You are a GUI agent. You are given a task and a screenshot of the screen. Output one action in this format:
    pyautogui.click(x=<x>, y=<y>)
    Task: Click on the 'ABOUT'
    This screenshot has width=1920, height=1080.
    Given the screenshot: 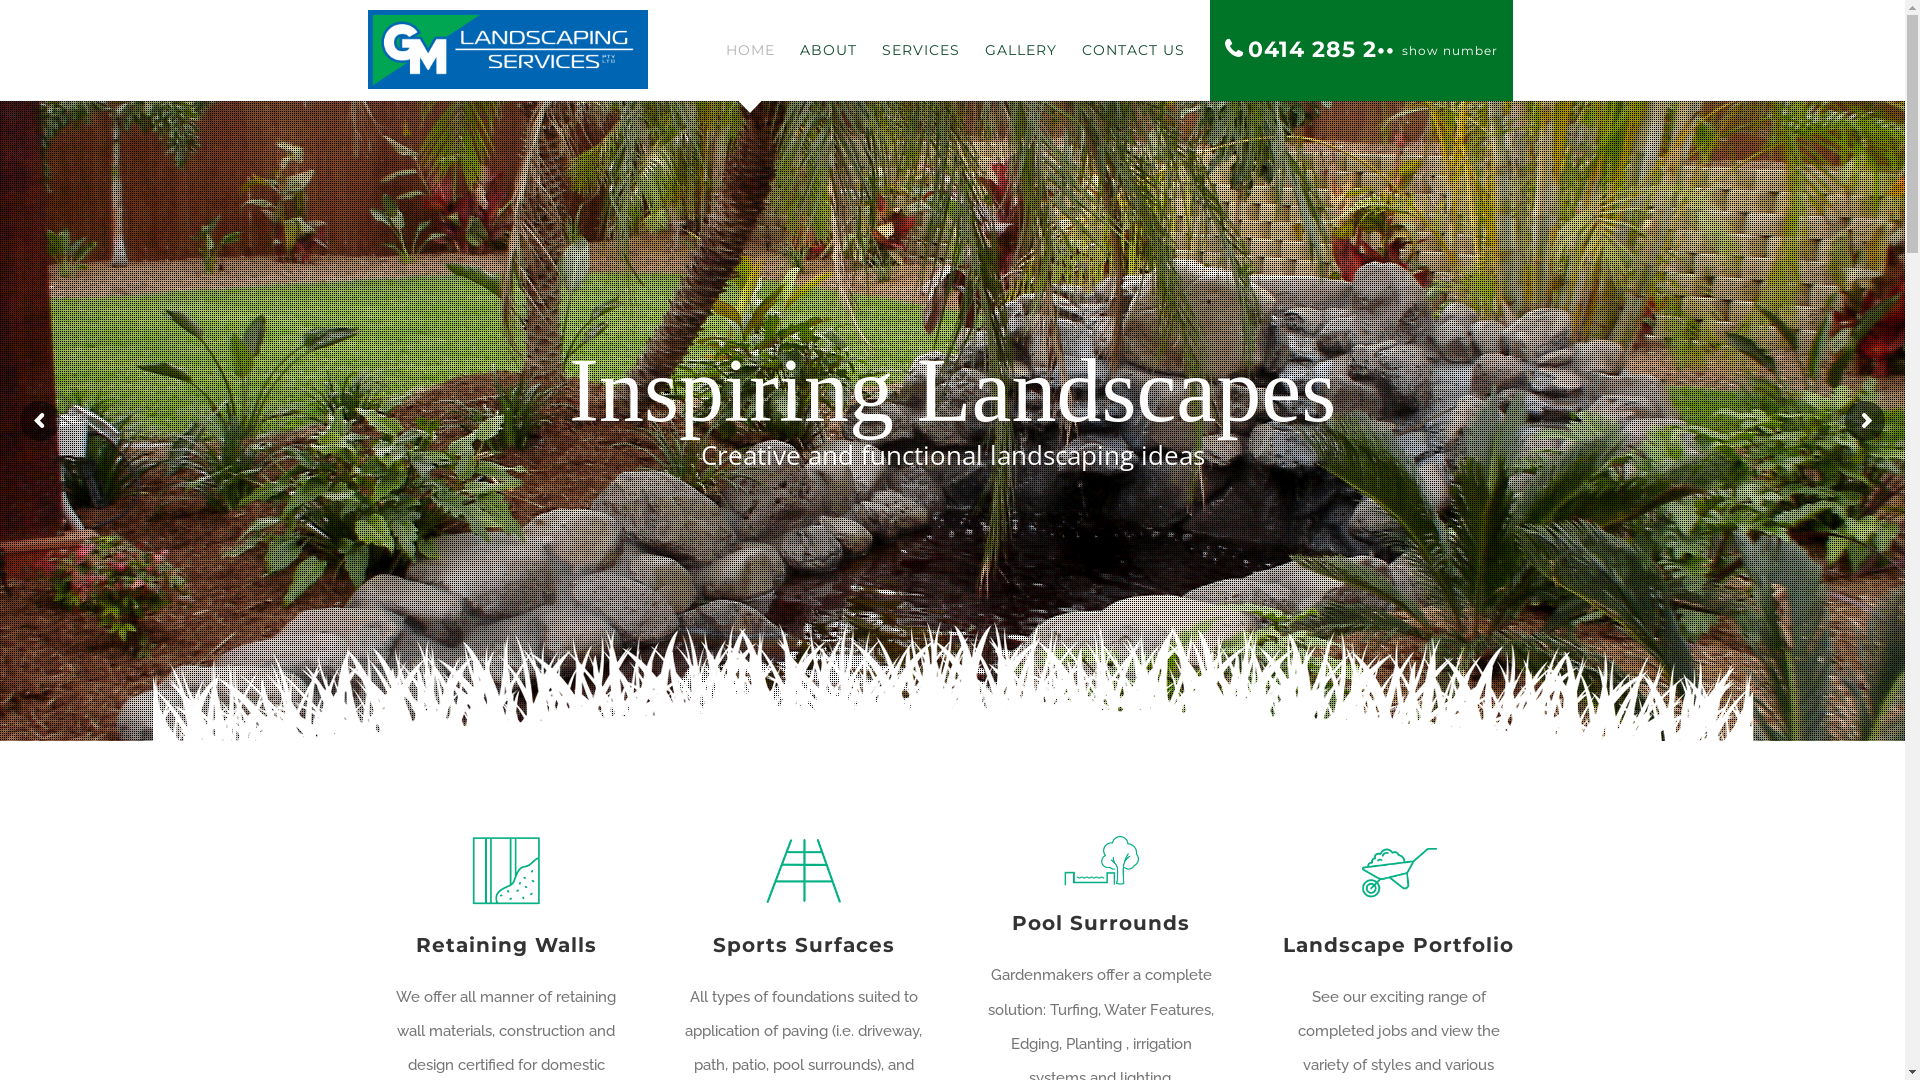 What is the action you would take?
    pyautogui.click(x=828, y=49)
    